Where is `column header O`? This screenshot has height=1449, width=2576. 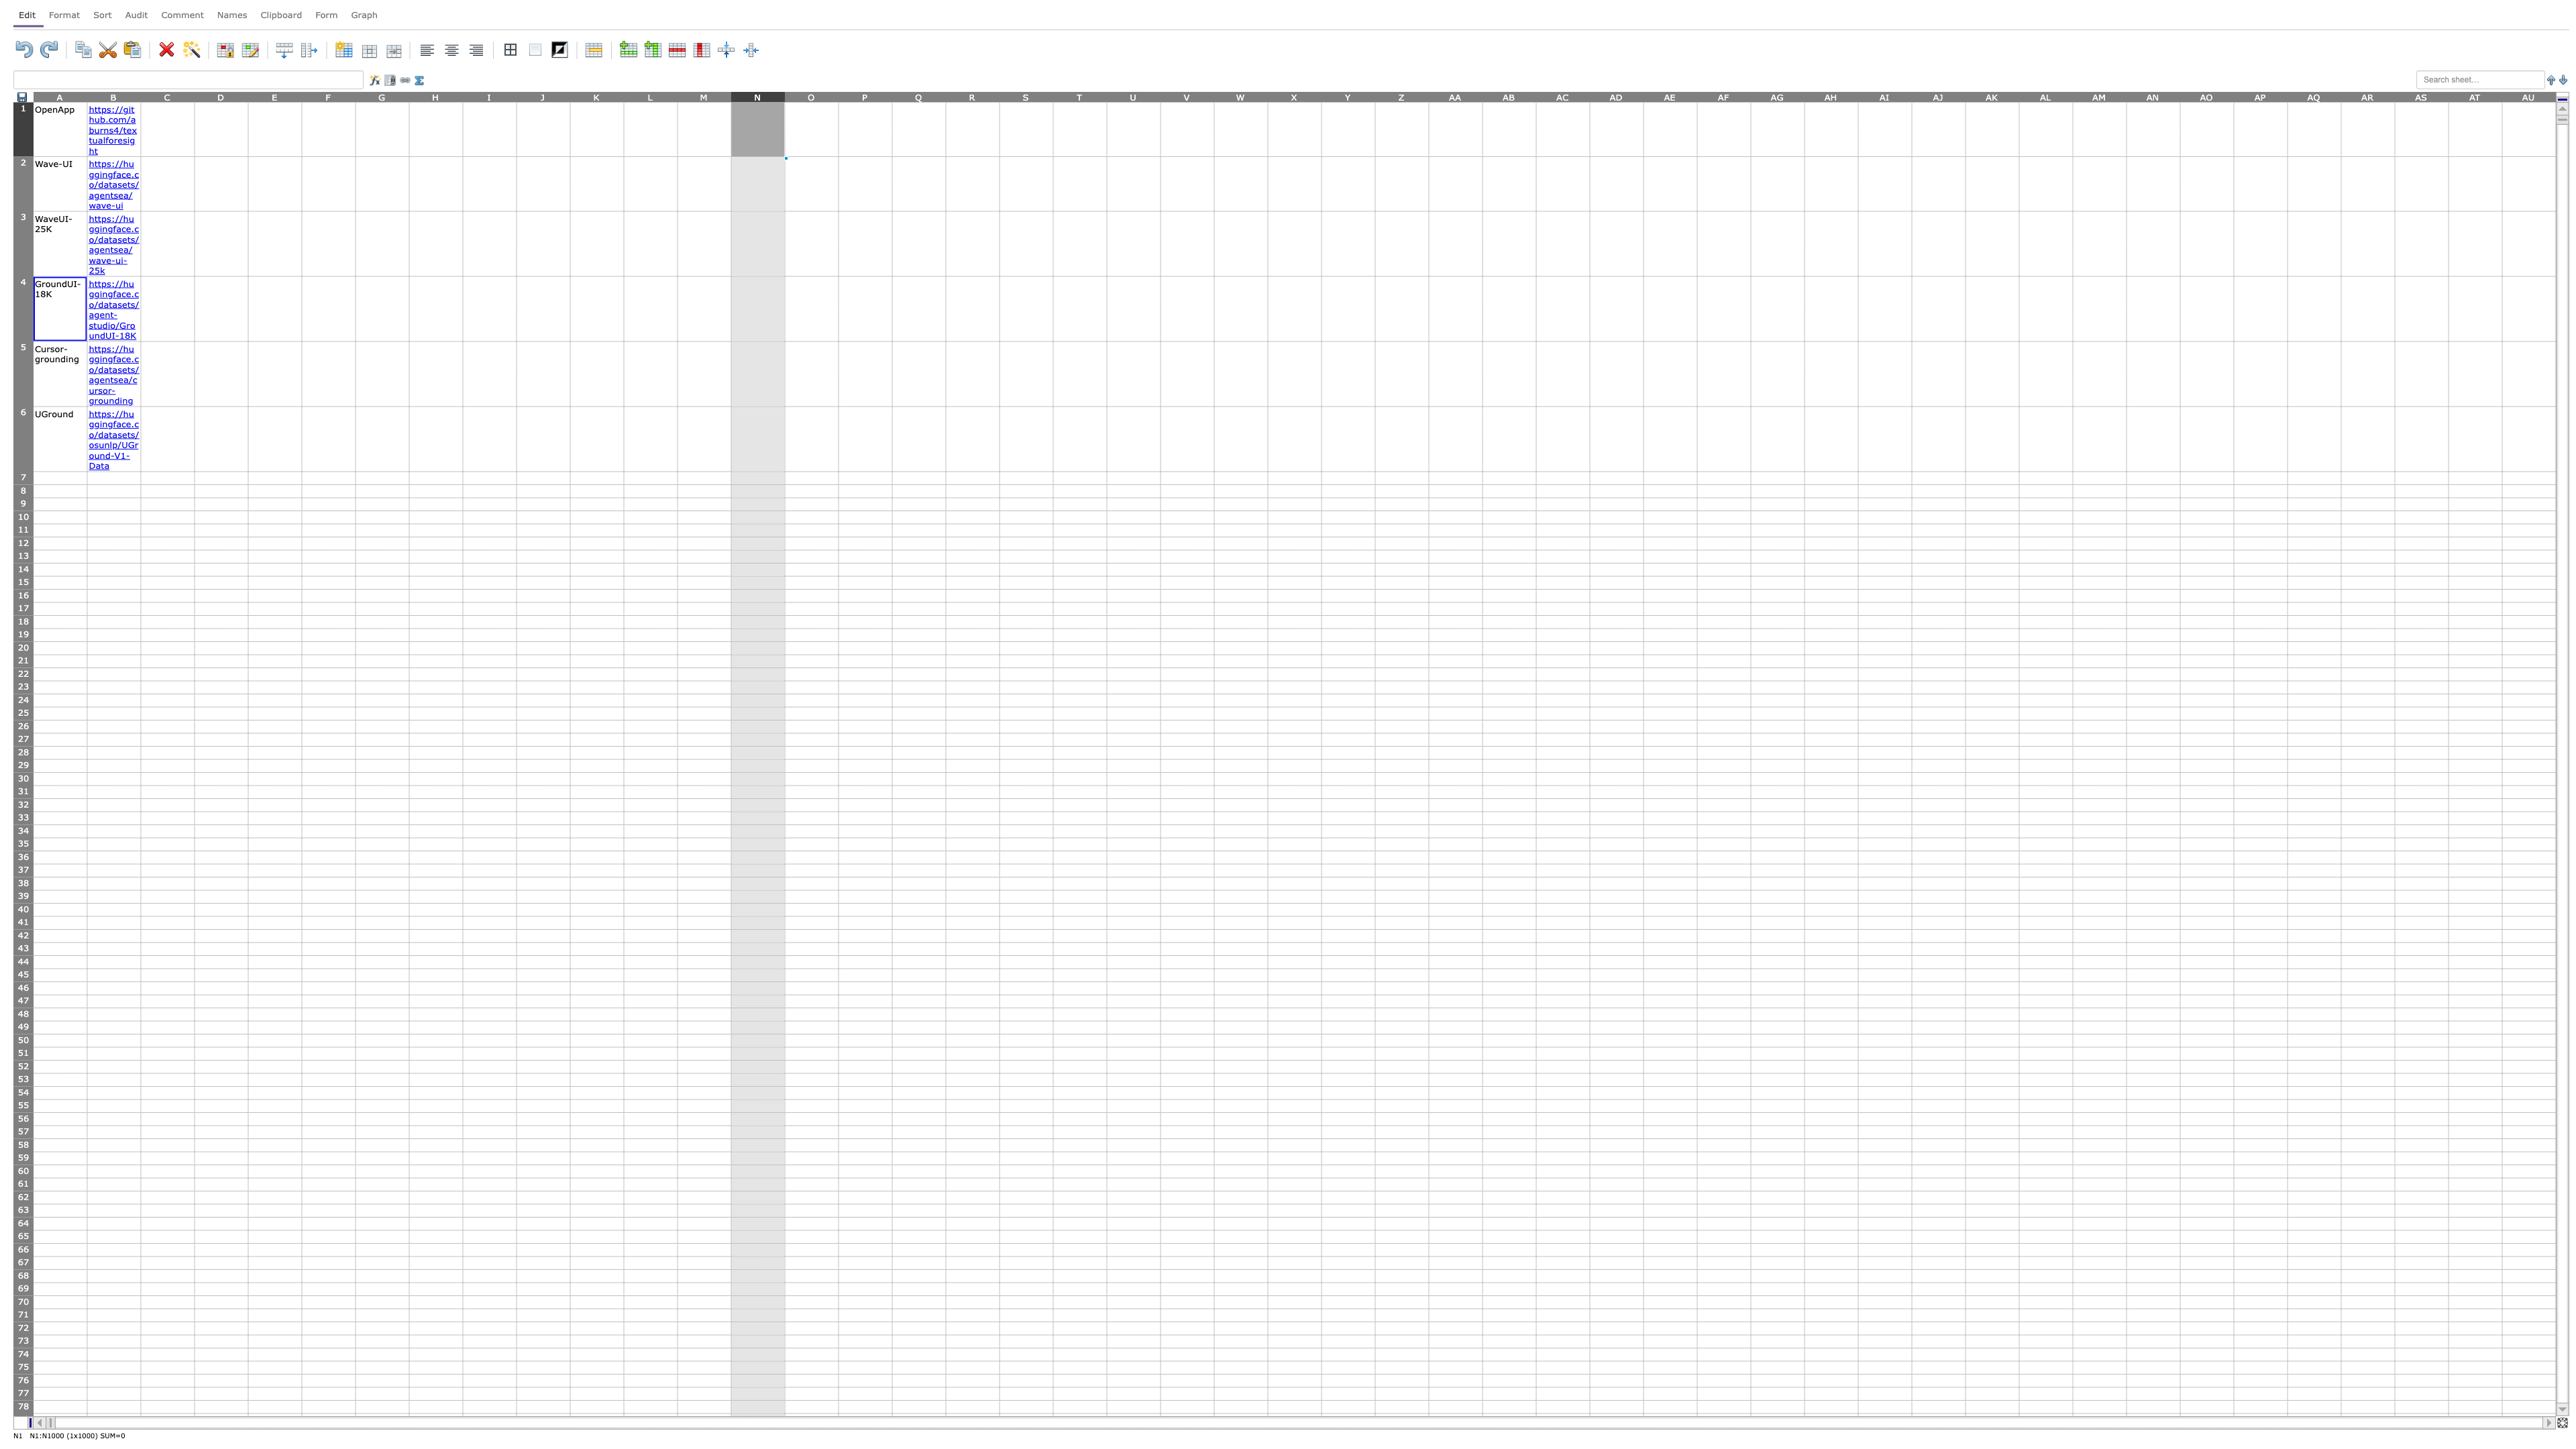 column header O is located at coordinates (810, 95).